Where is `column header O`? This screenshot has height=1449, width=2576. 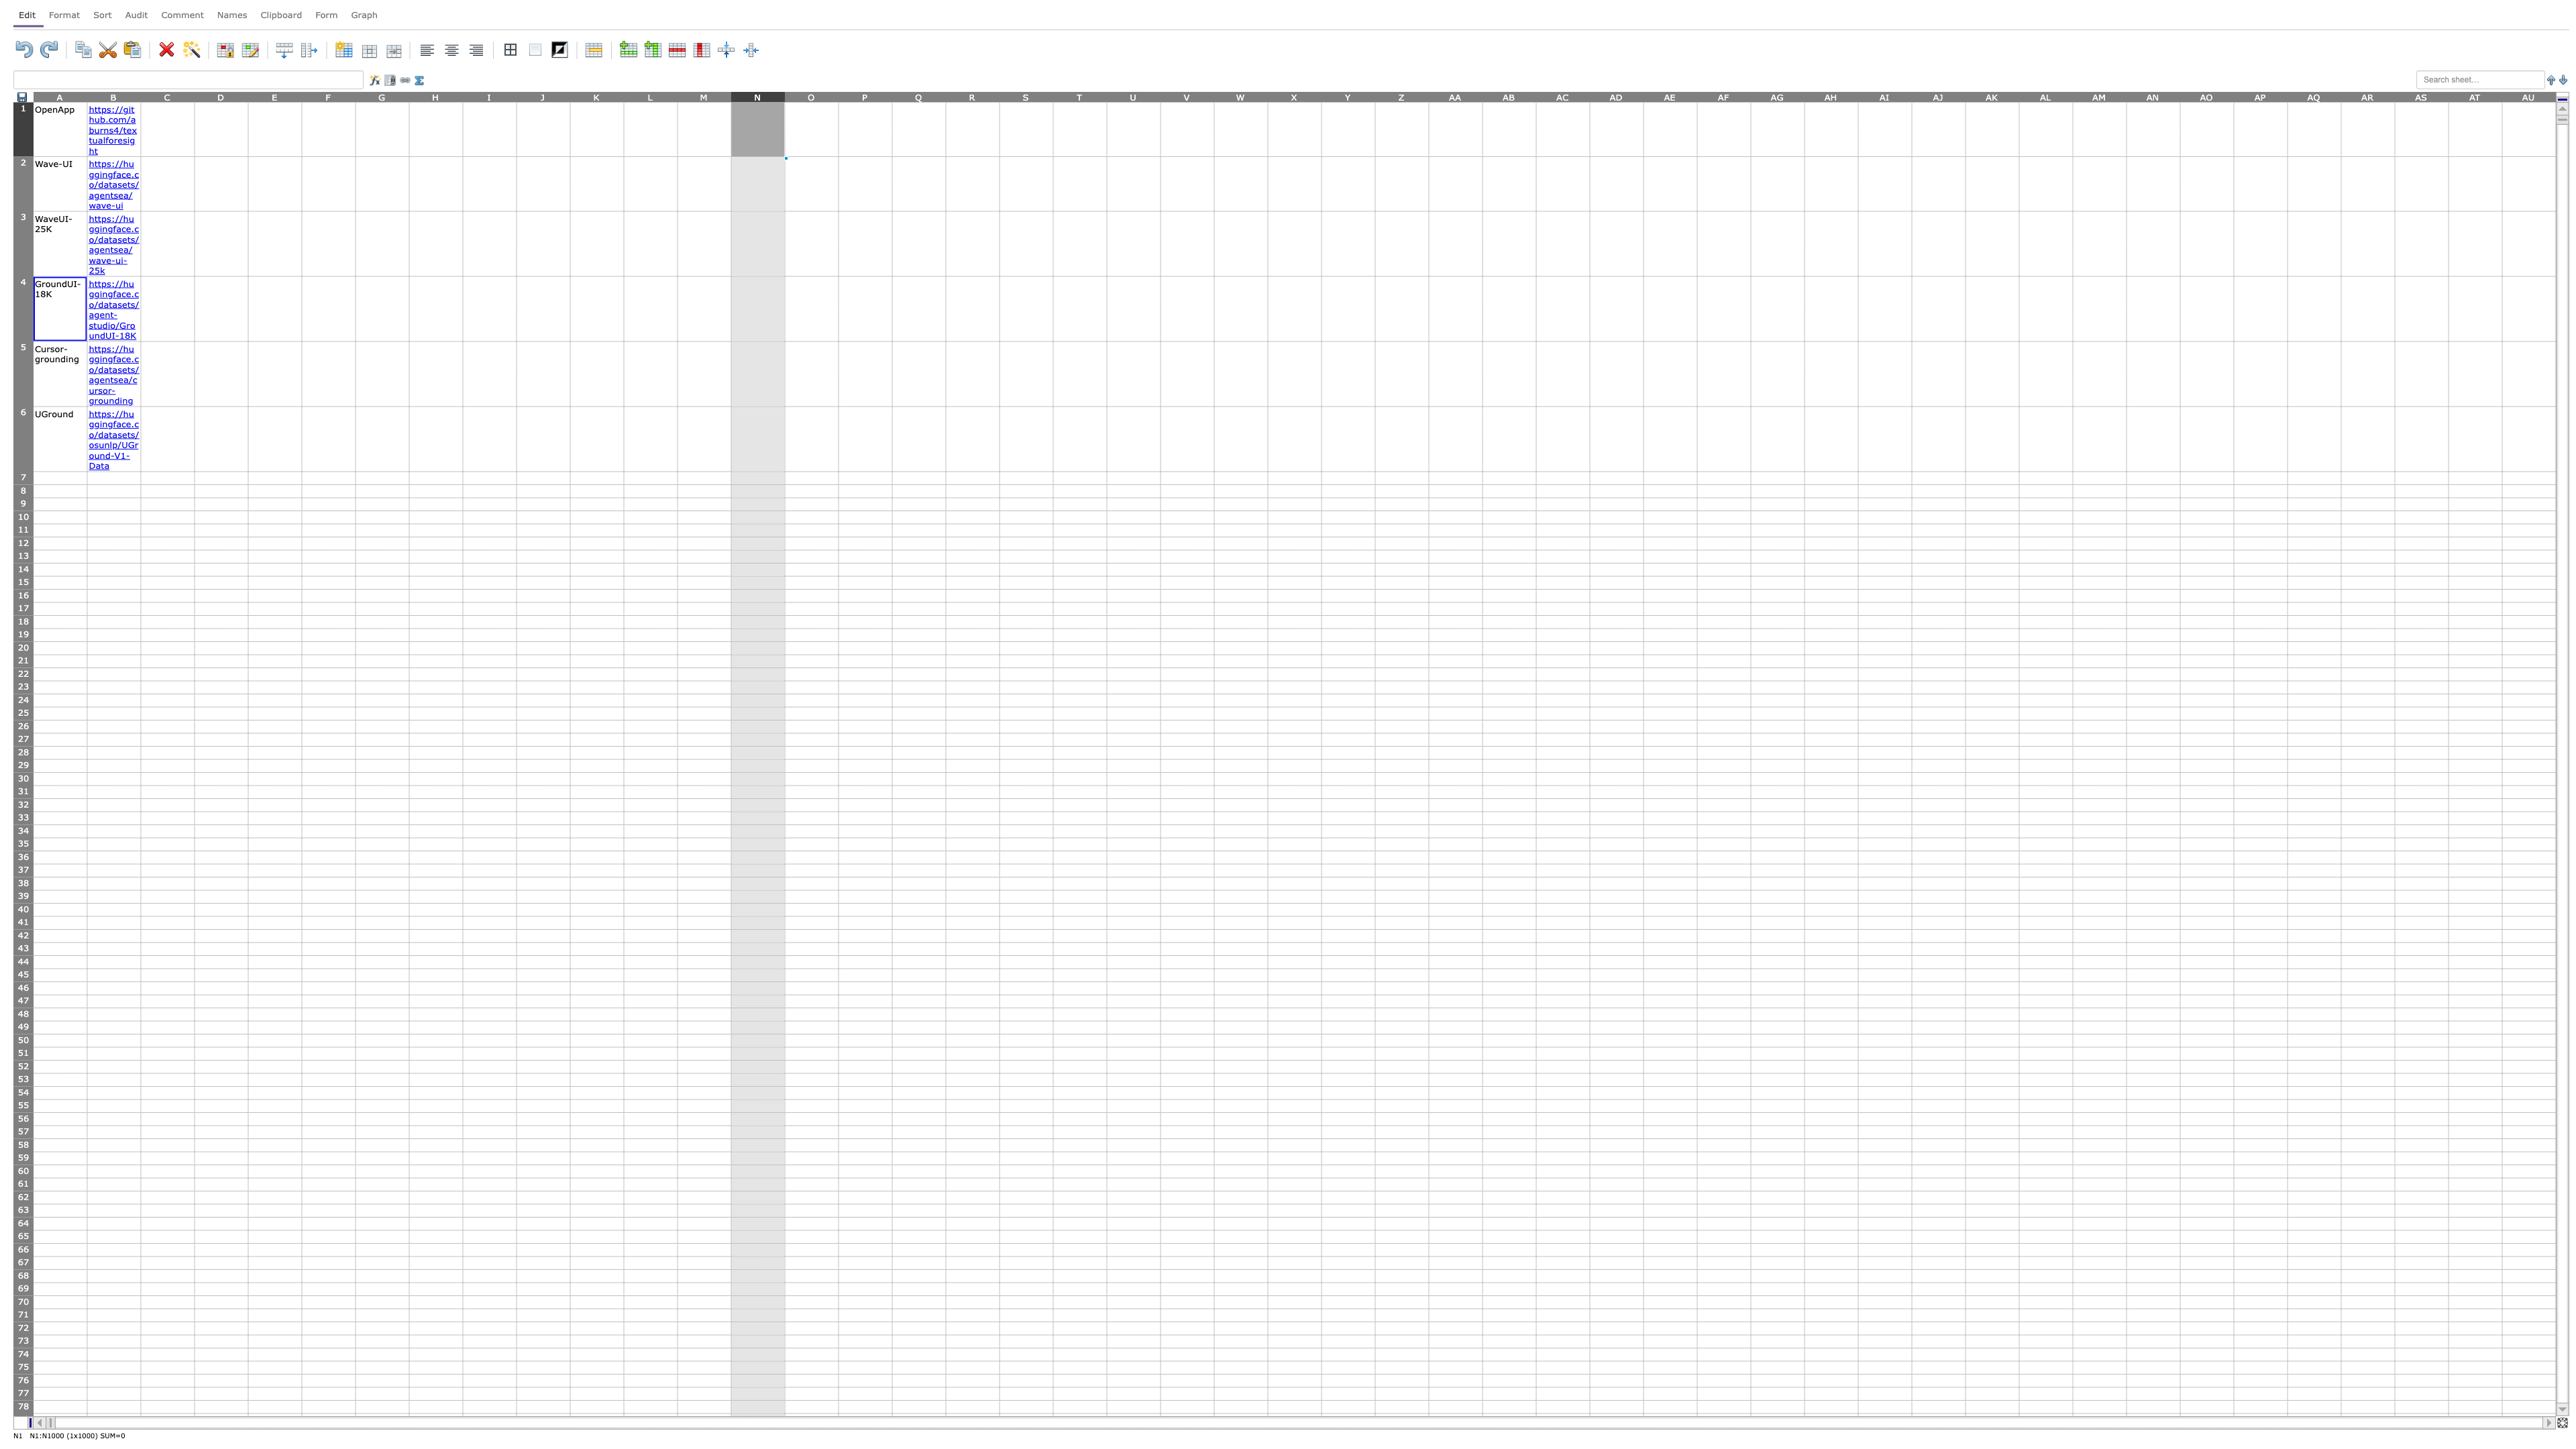 column header O is located at coordinates (810, 95).